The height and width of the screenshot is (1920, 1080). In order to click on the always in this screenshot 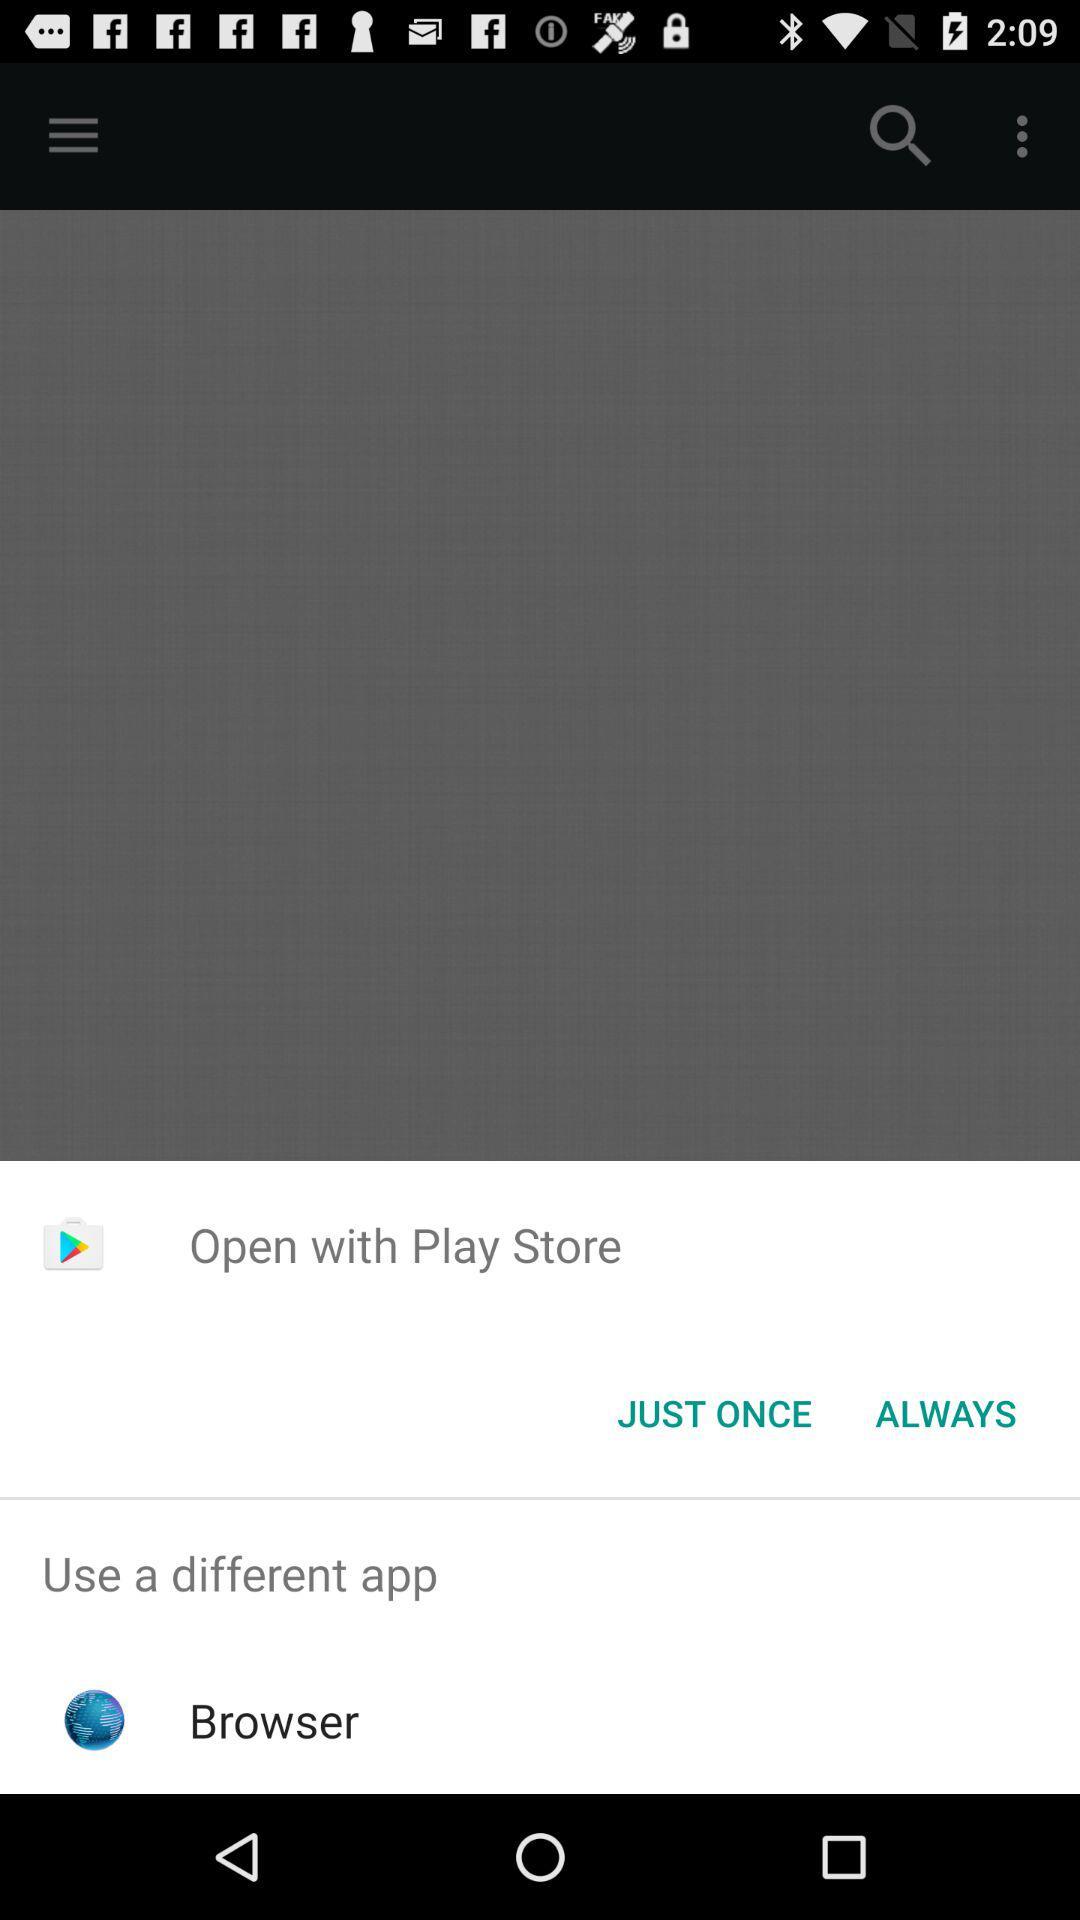, I will do `click(945, 1411)`.